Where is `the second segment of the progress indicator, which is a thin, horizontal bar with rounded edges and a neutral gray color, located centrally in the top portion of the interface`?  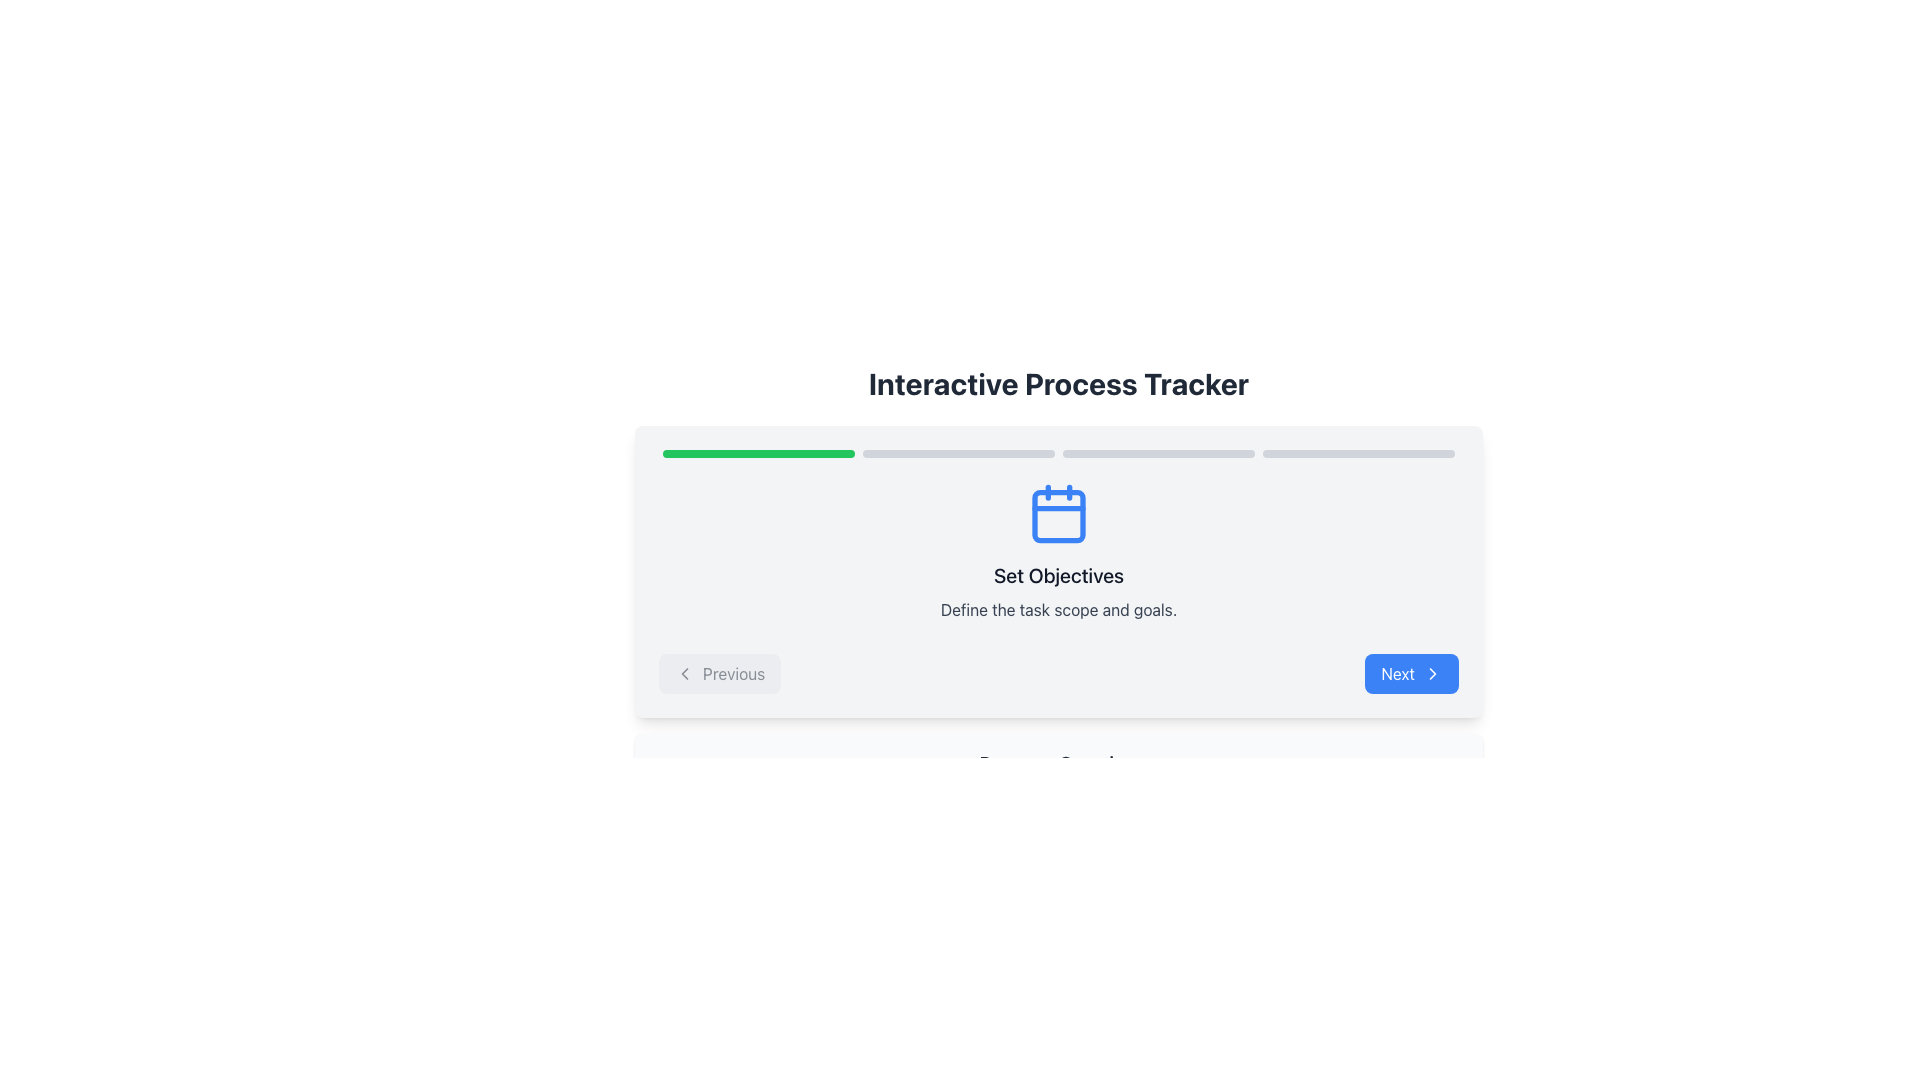
the second segment of the progress indicator, which is a thin, horizontal bar with rounded edges and a neutral gray color, located centrally in the top portion of the interface is located at coordinates (958, 454).